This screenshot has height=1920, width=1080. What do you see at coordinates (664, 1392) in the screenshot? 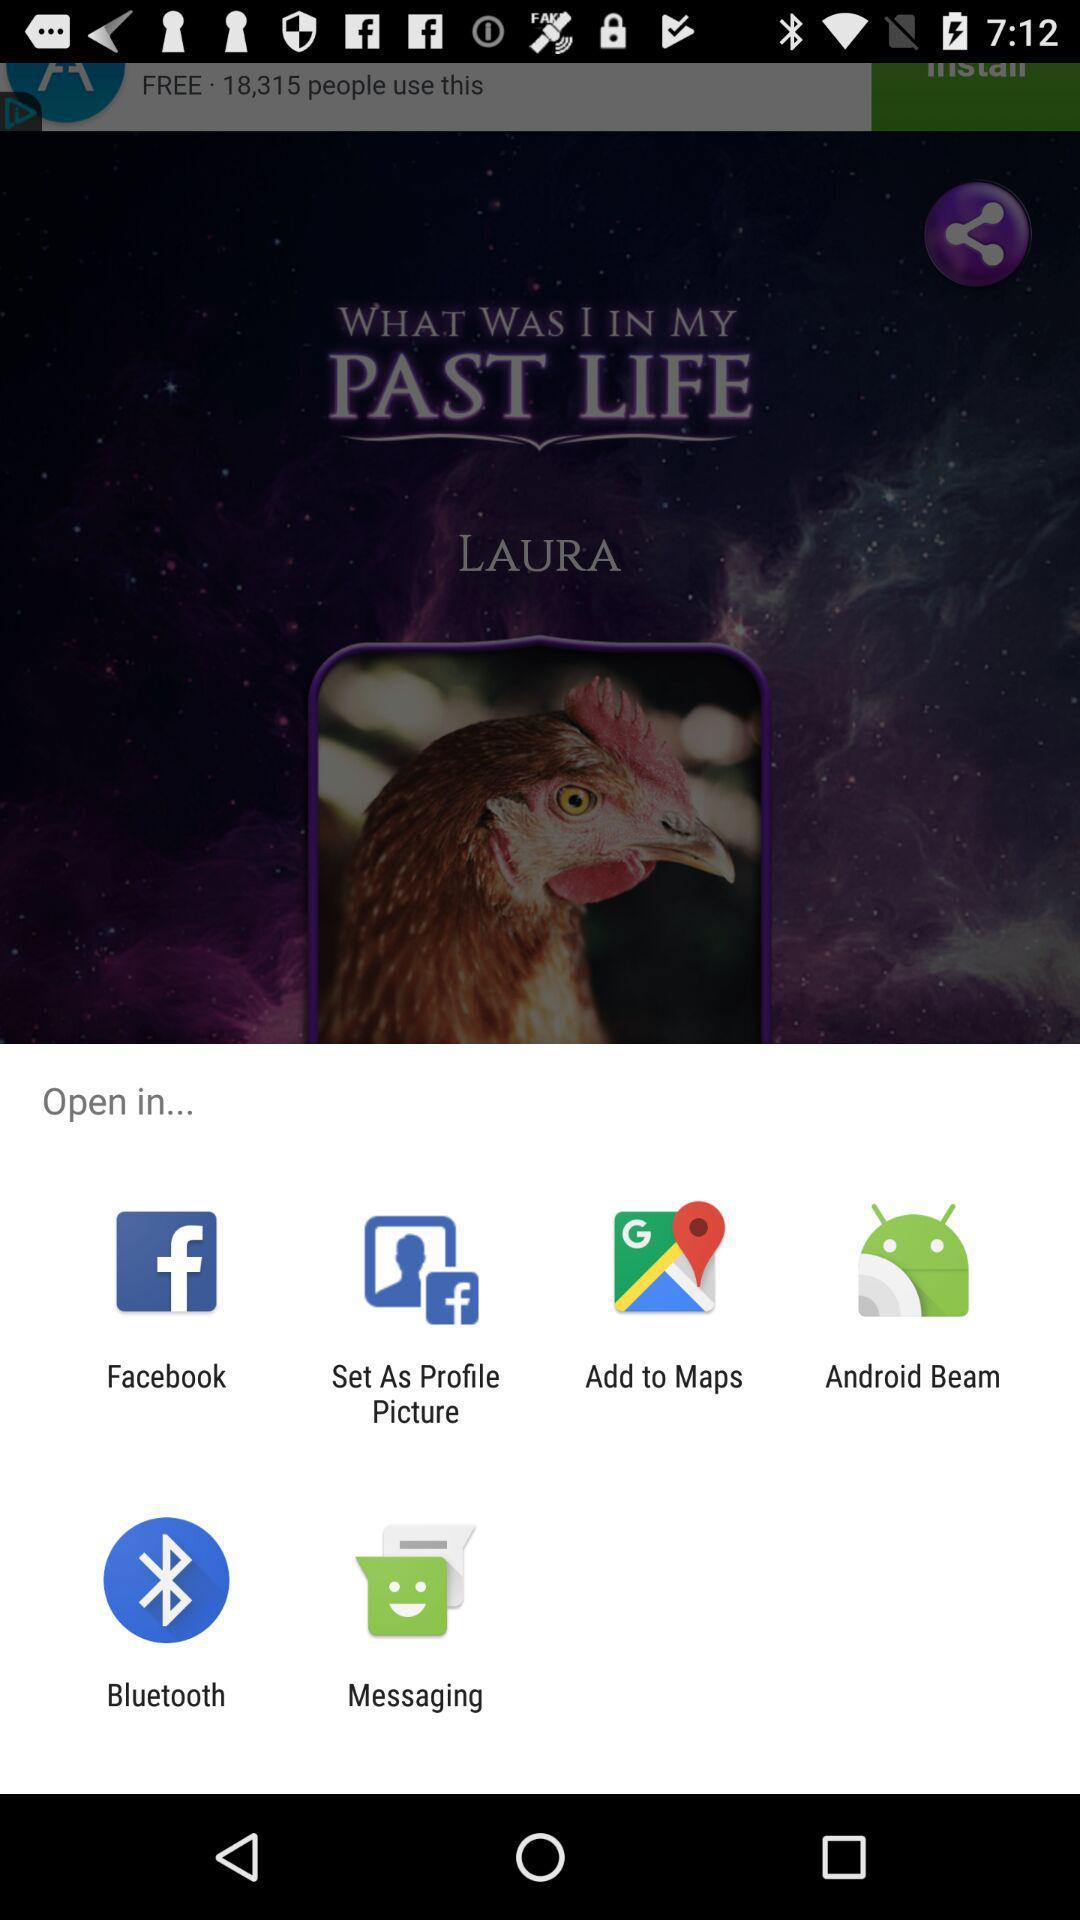
I see `the add to maps item` at bounding box center [664, 1392].